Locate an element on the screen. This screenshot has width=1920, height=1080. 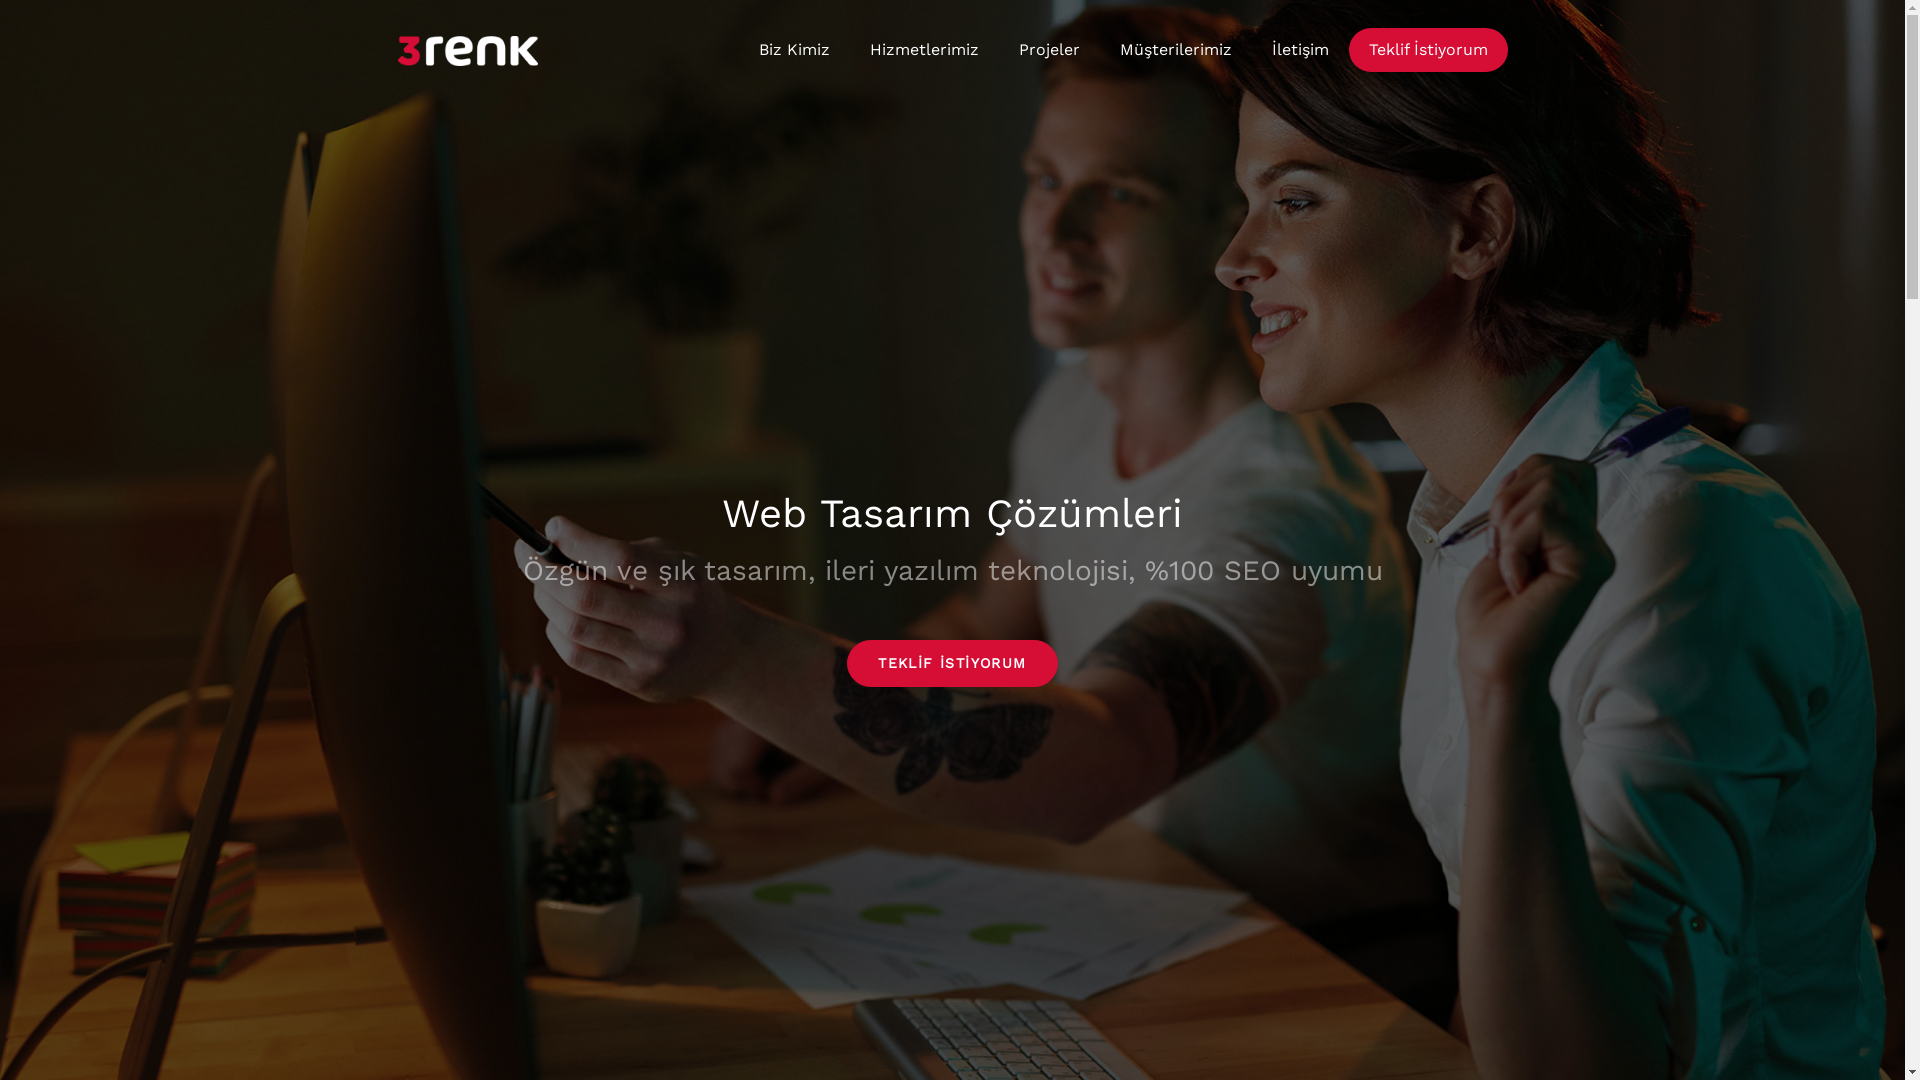
'Biz Kimiz' is located at coordinates (792, 49).